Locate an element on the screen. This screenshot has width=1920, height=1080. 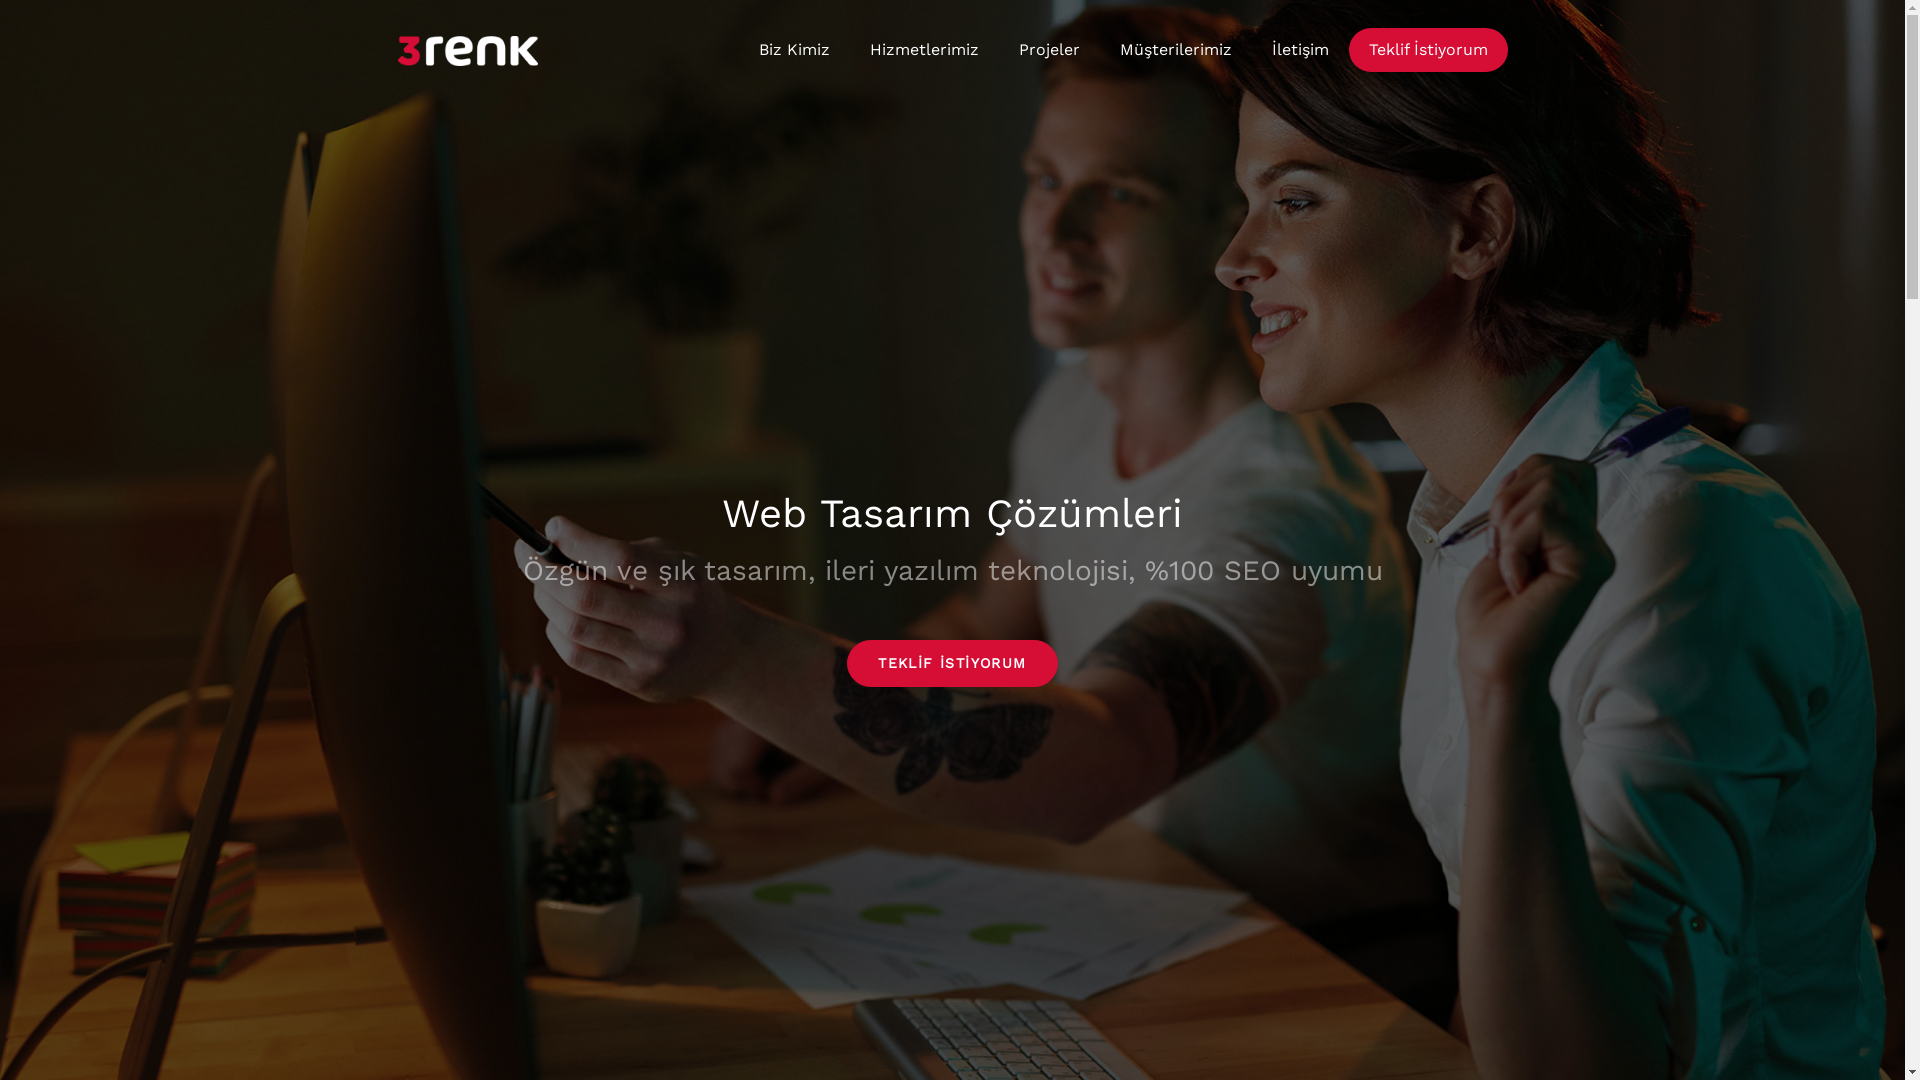
'Biz Kimiz' is located at coordinates (792, 49).